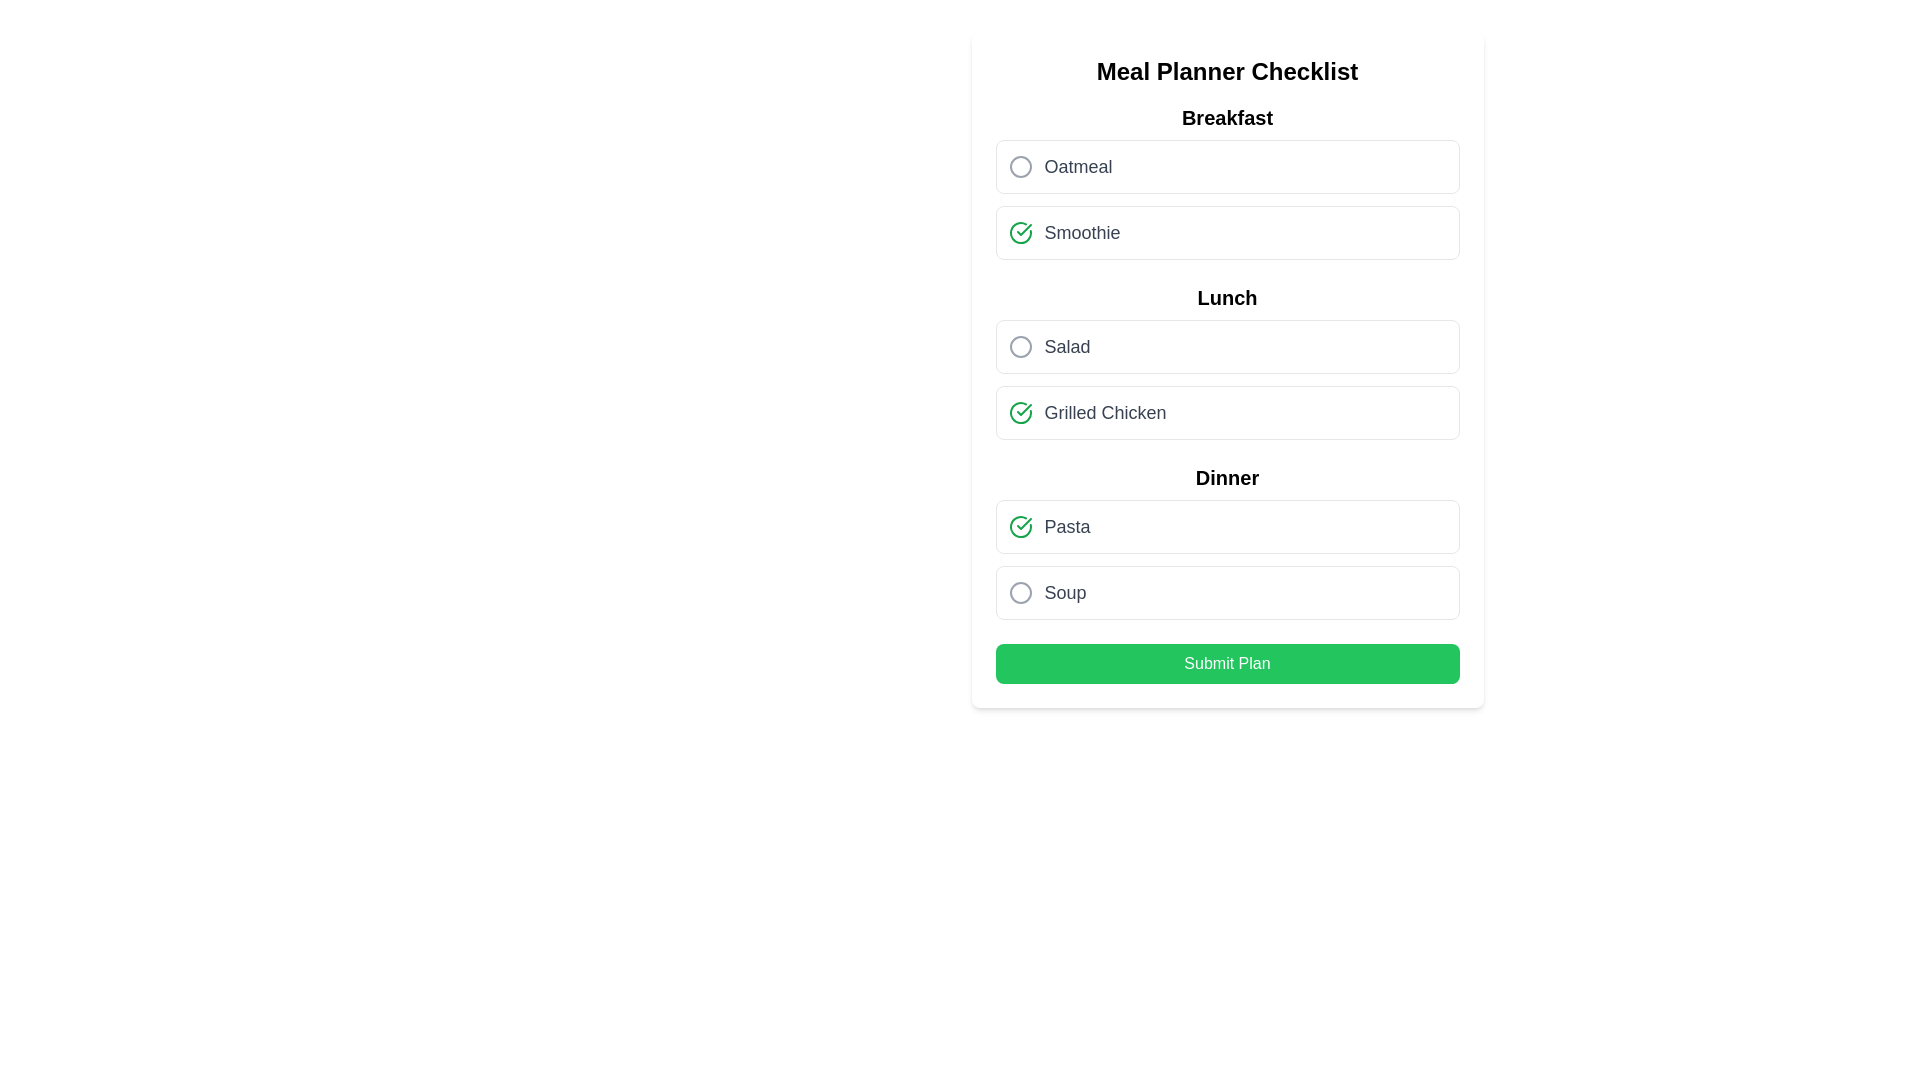  What do you see at coordinates (1020, 231) in the screenshot?
I see `associated text next to the Indicator icon with a green border and checkmark, which indicates a status of 'selected' or 'completed' near the 'Smoothie' list item in the 'Breakfast' section` at bounding box center [1020, 231].